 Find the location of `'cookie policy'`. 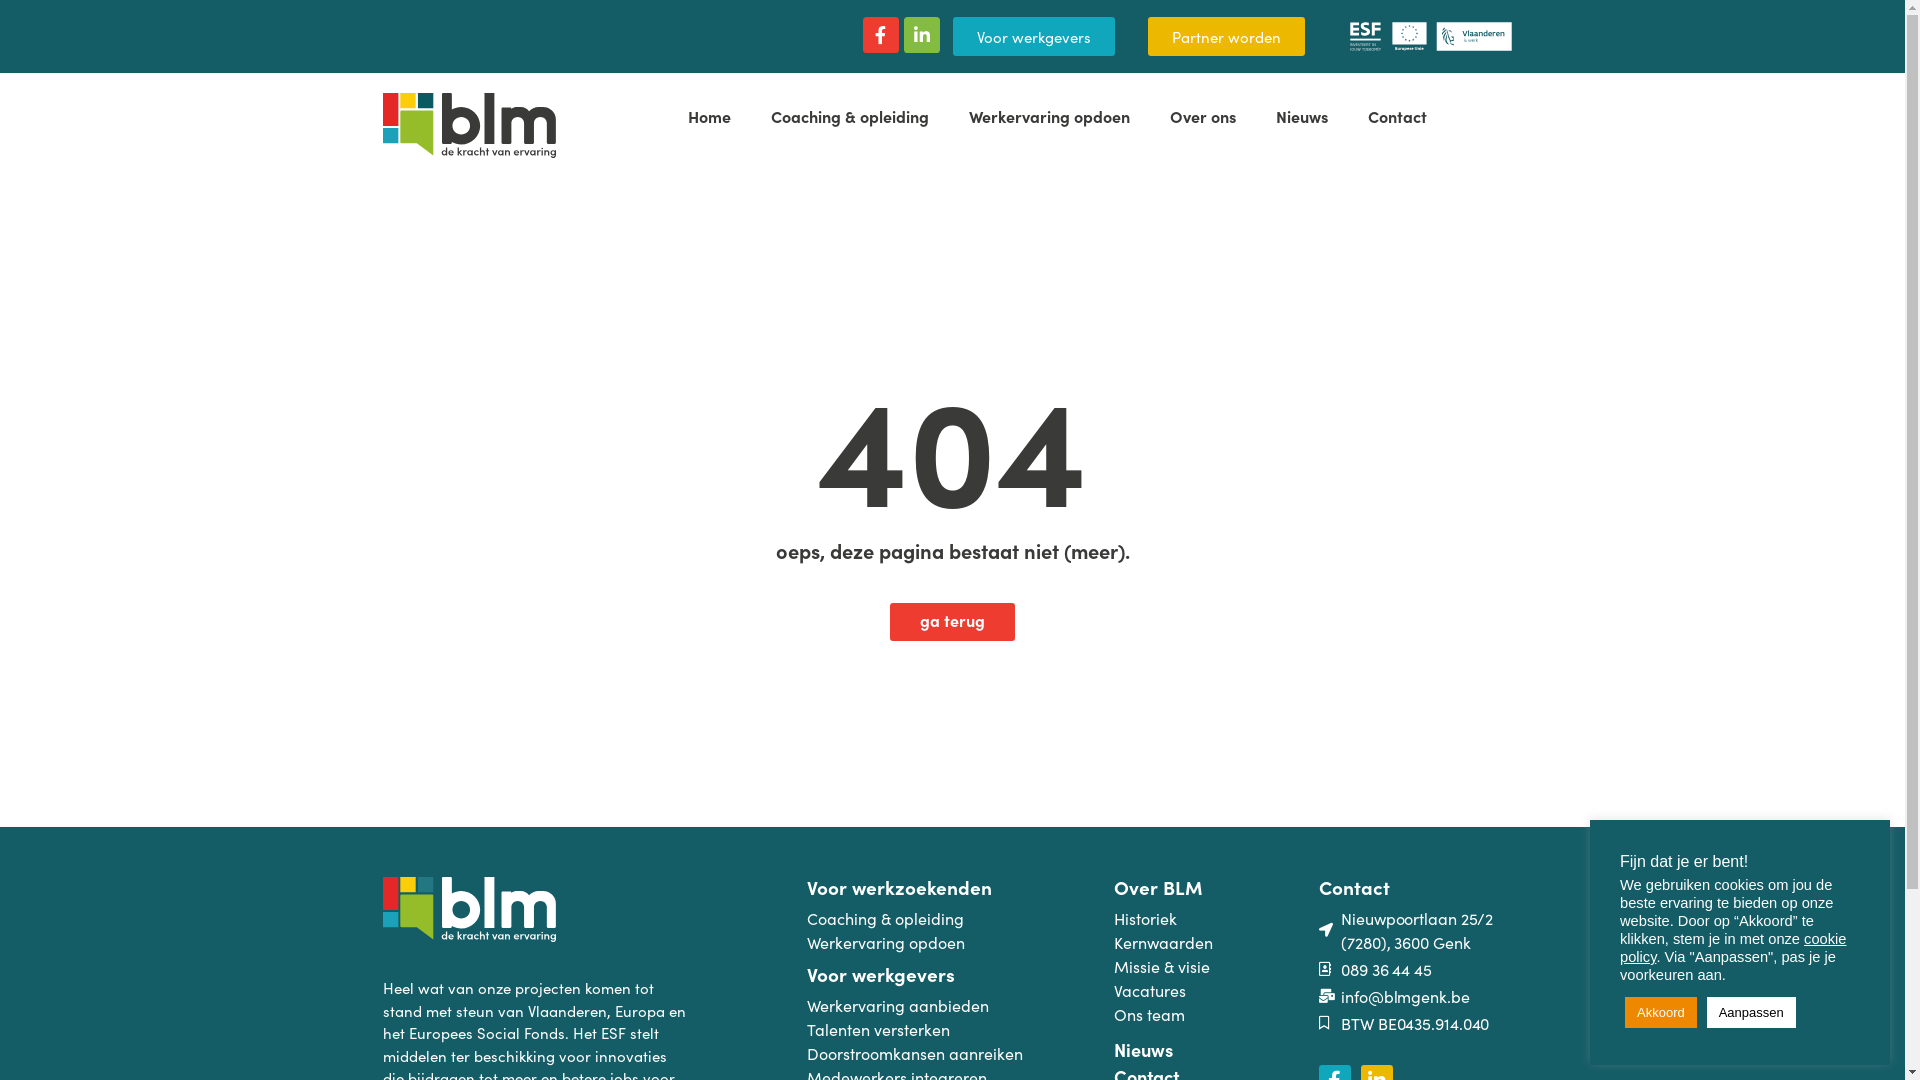

'cookie policy' is located at coordinates (1731, 947).